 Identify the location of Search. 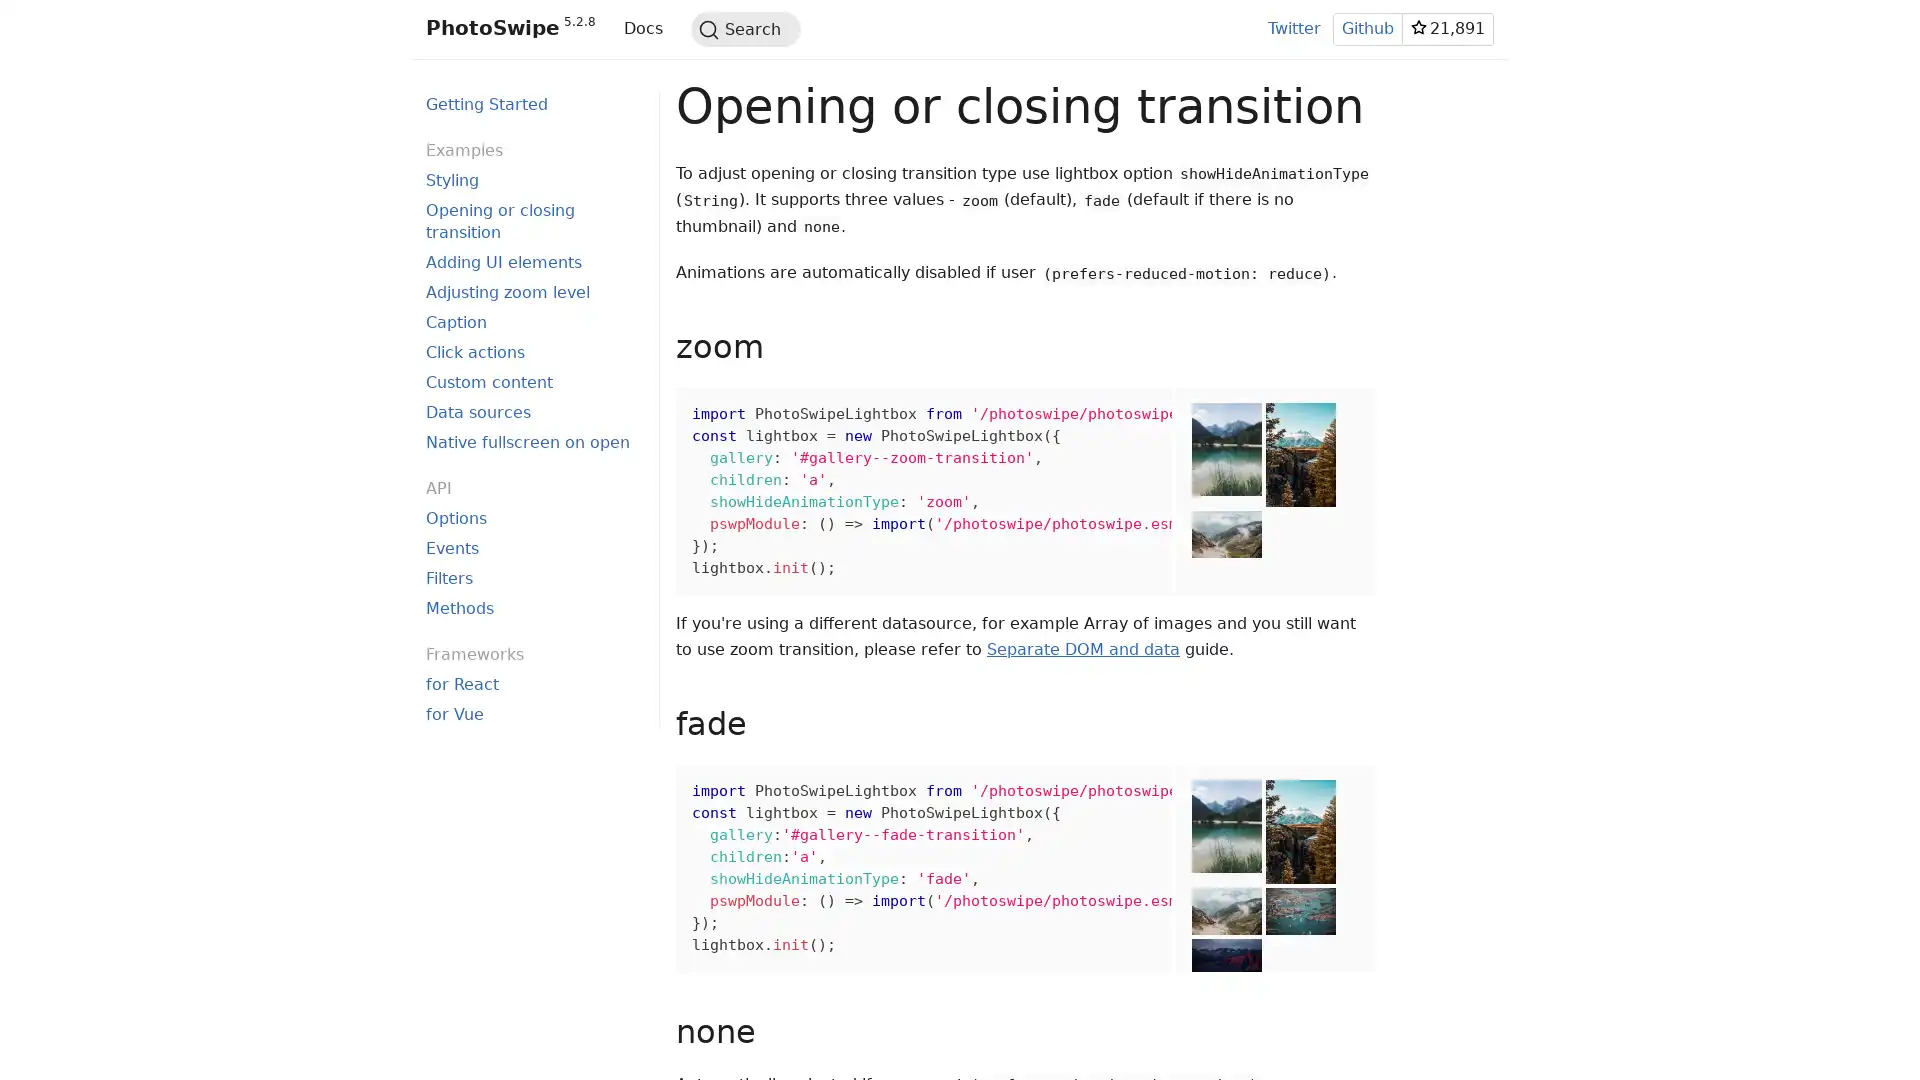
(744, 29).